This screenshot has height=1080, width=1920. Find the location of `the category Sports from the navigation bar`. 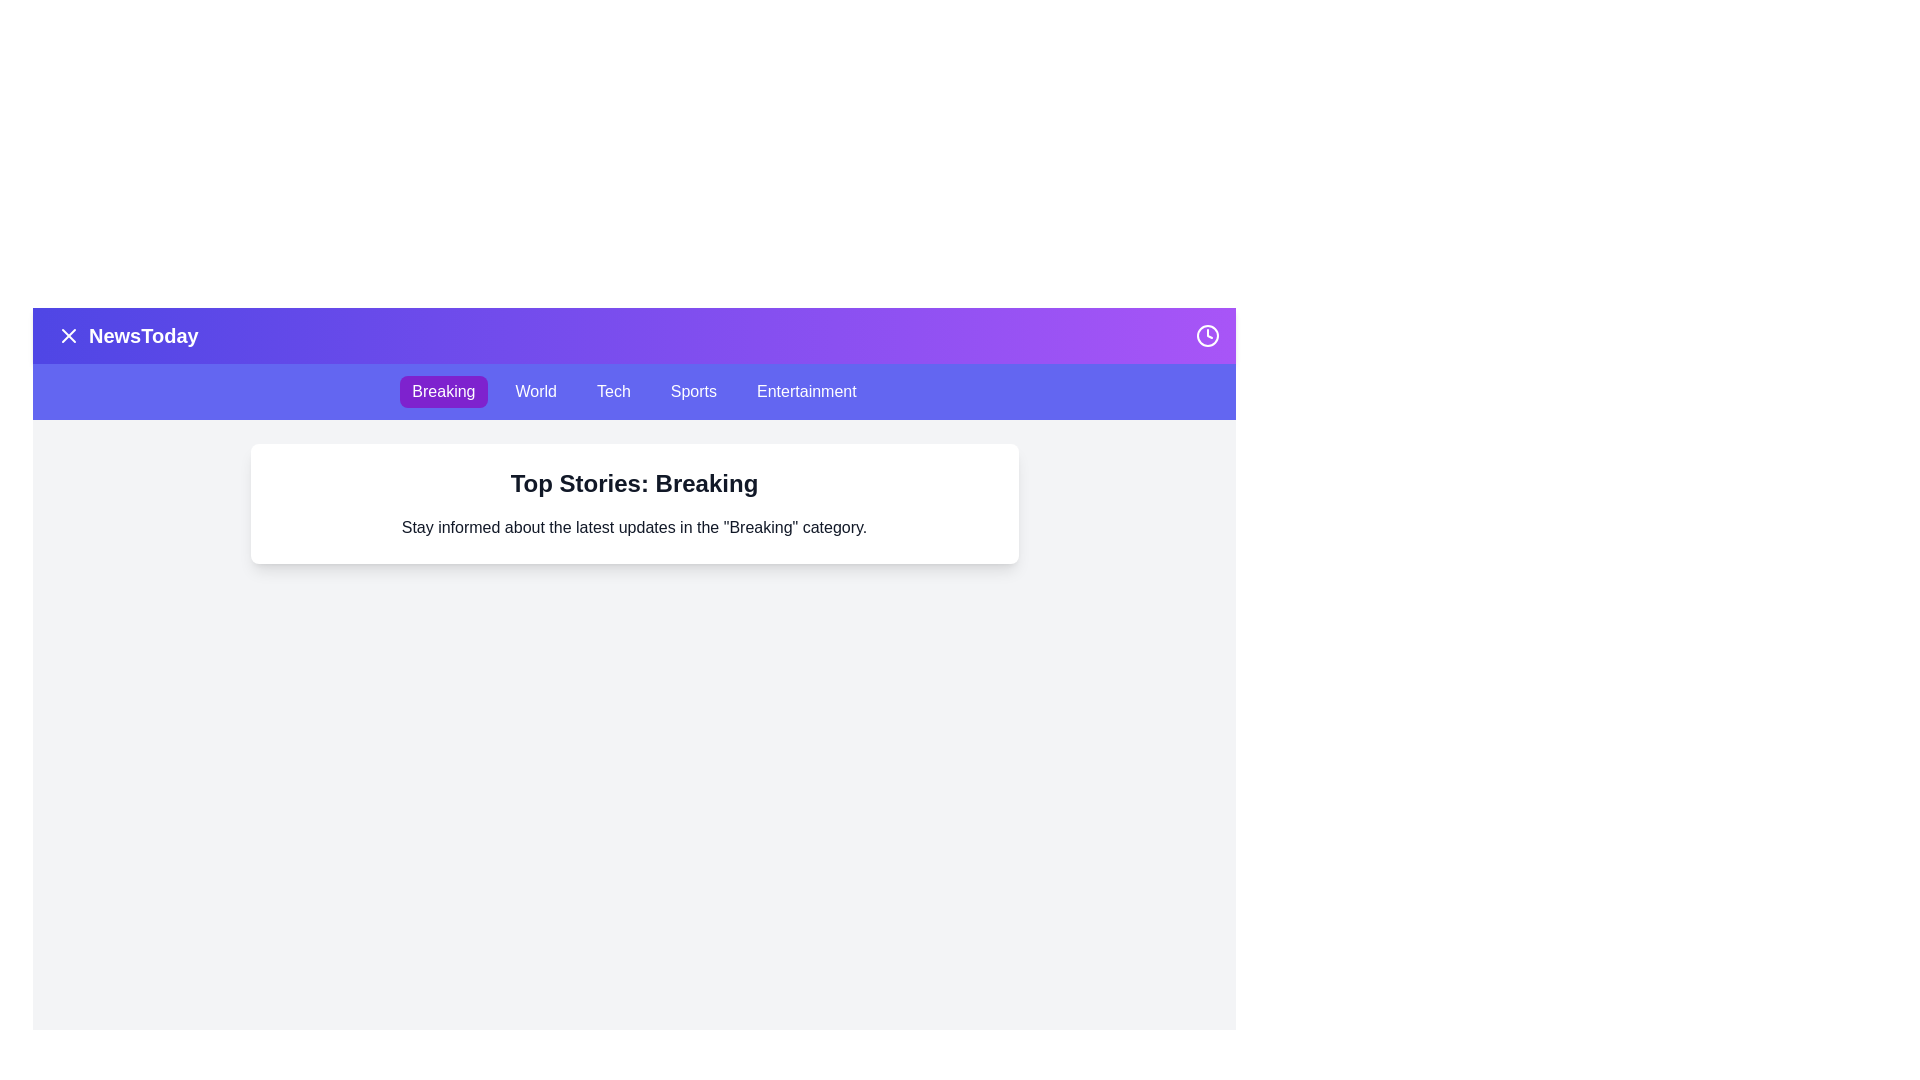

the category Sports from the navigation bar is located at coordinates (693, 392).